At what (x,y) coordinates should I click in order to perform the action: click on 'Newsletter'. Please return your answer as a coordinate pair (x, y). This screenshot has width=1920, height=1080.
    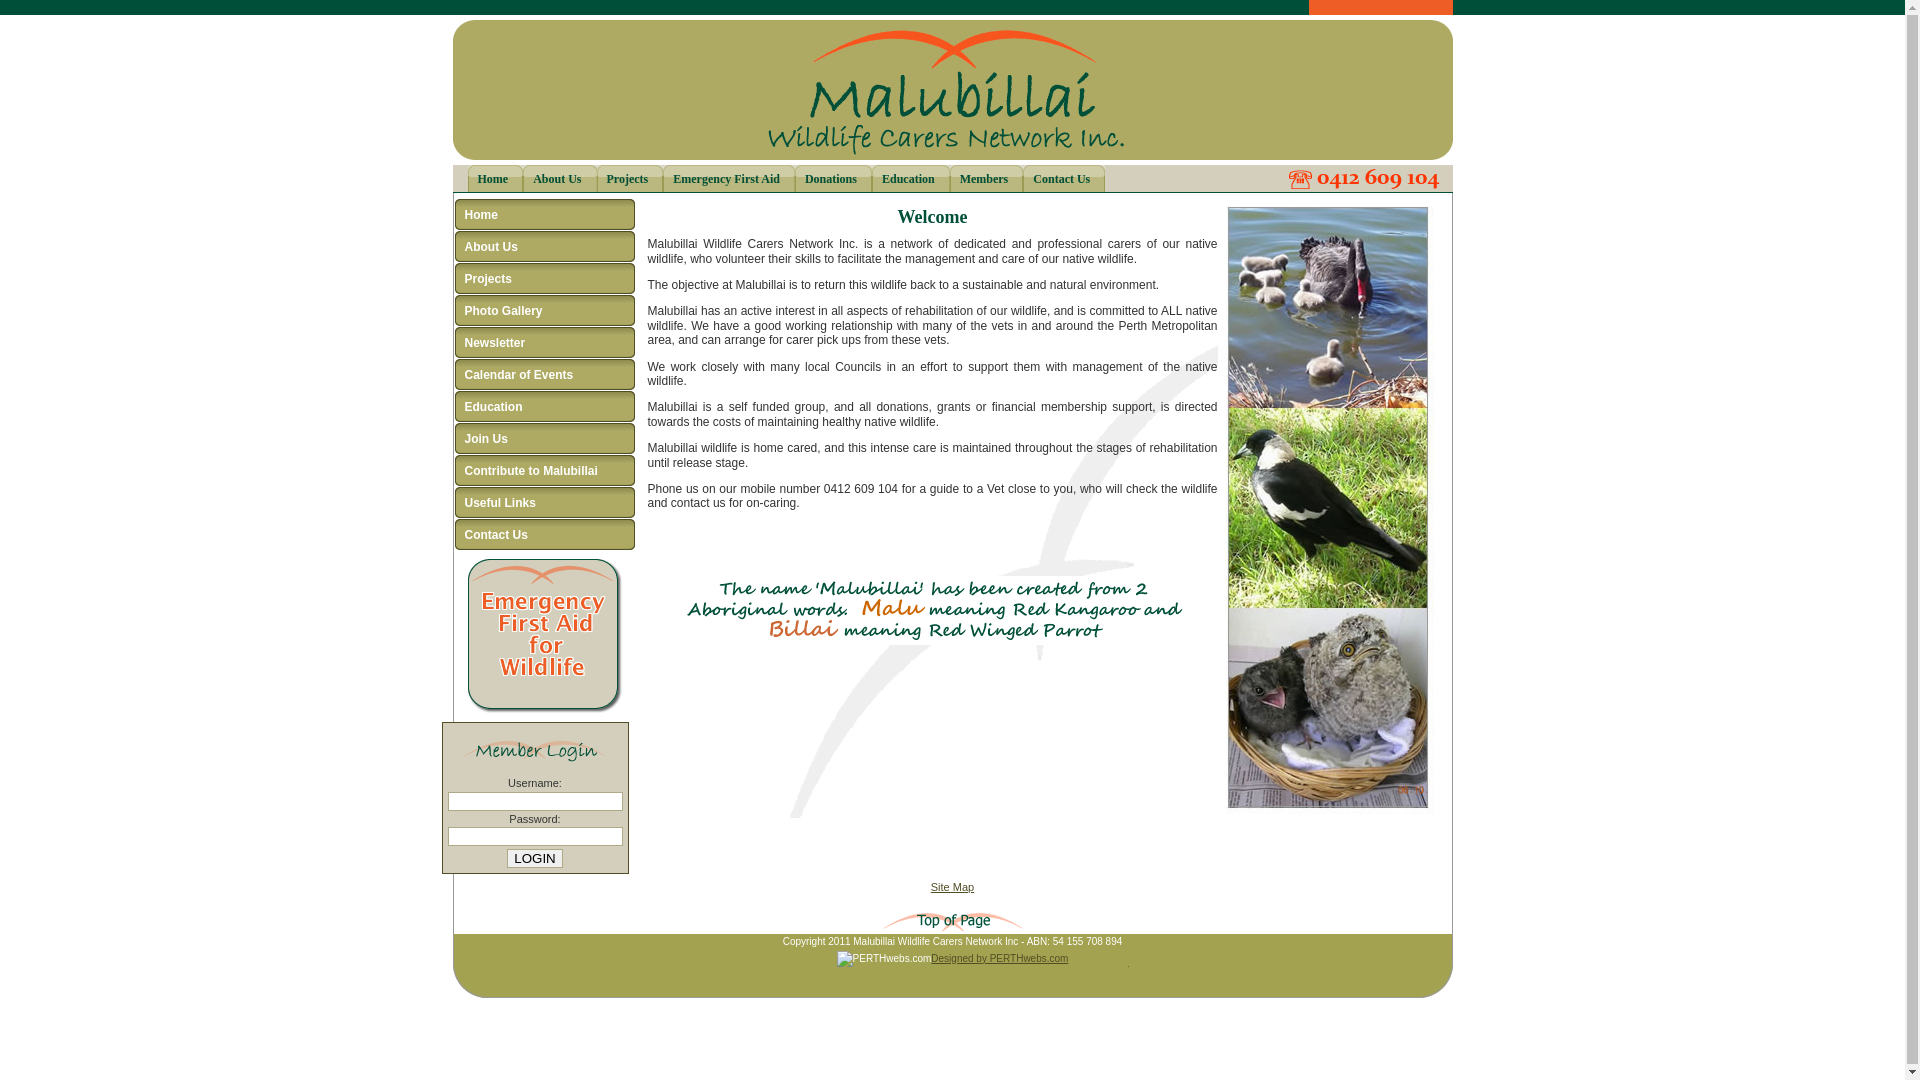
    Looking at the image, I should click on (543, 342).